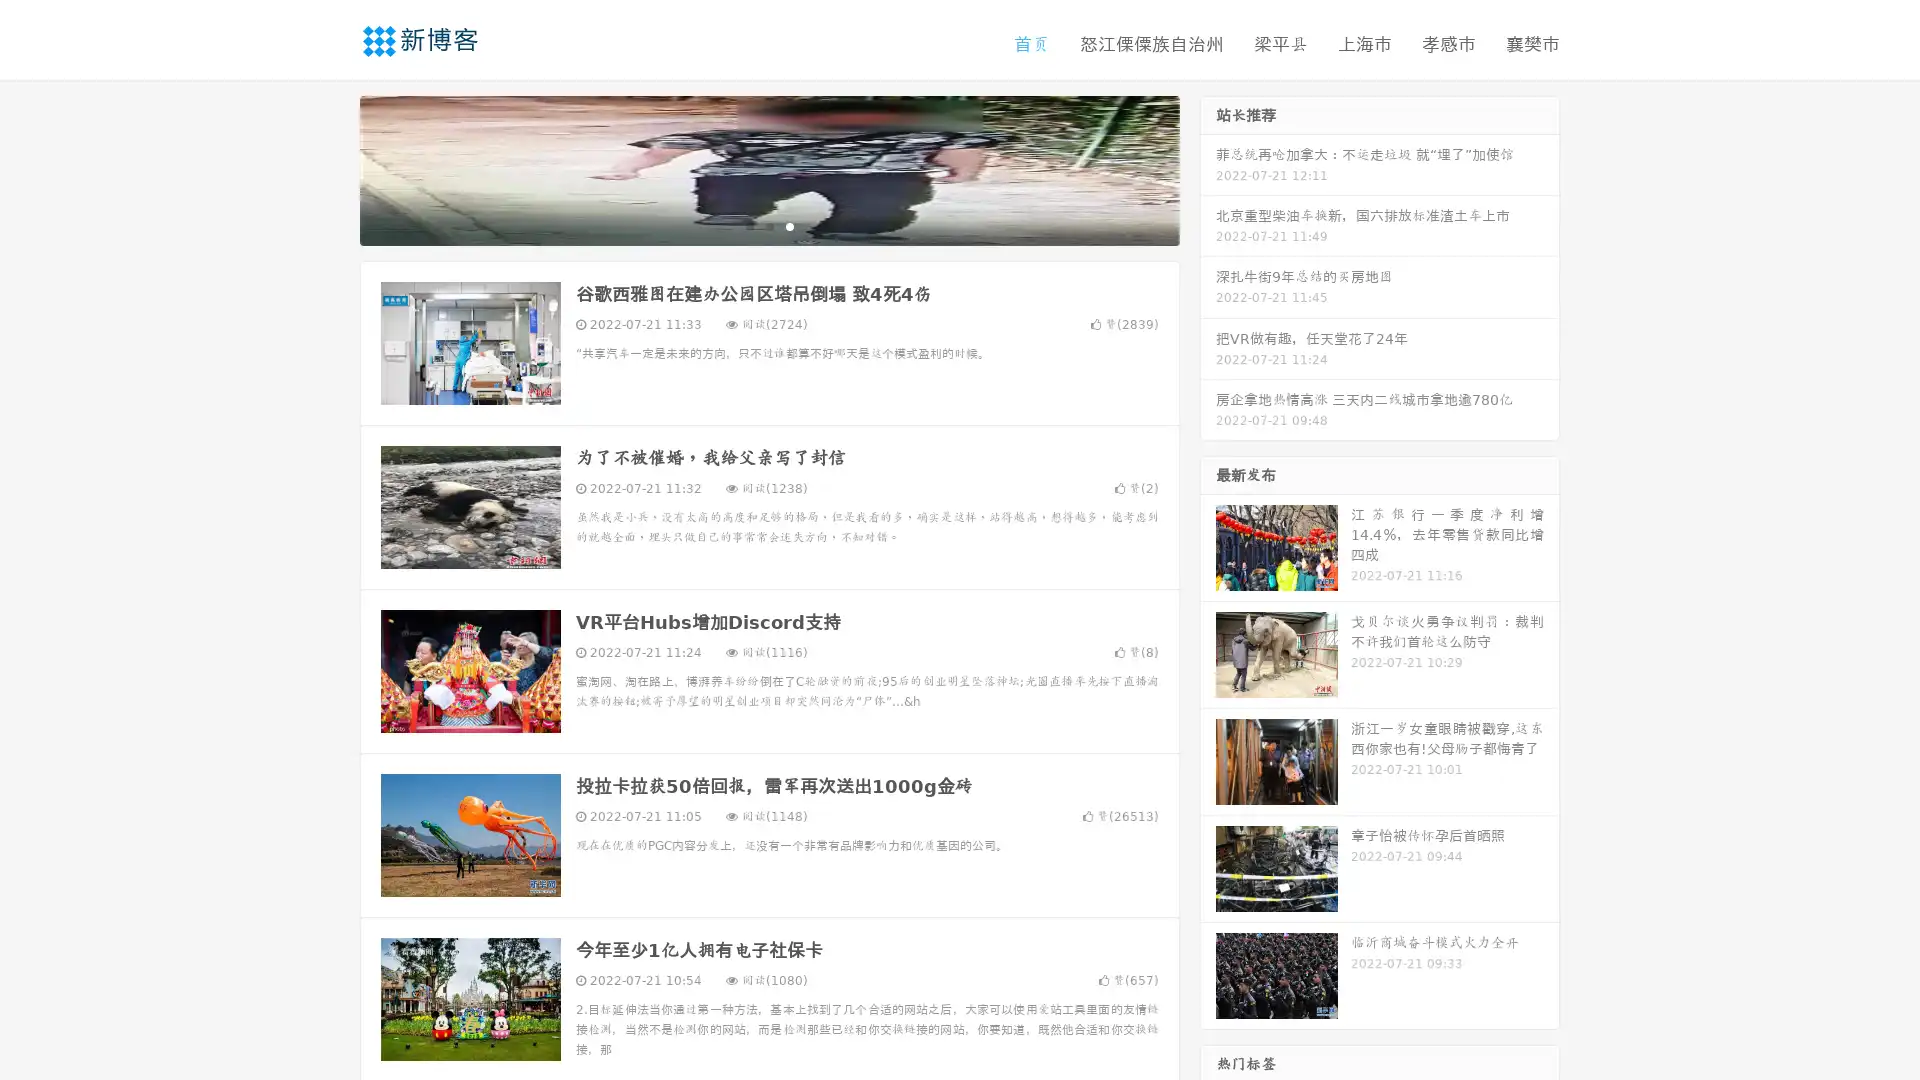  Describe the element at coordinates (330, 168) in the screenshot. I see `Previous slide` at that location.